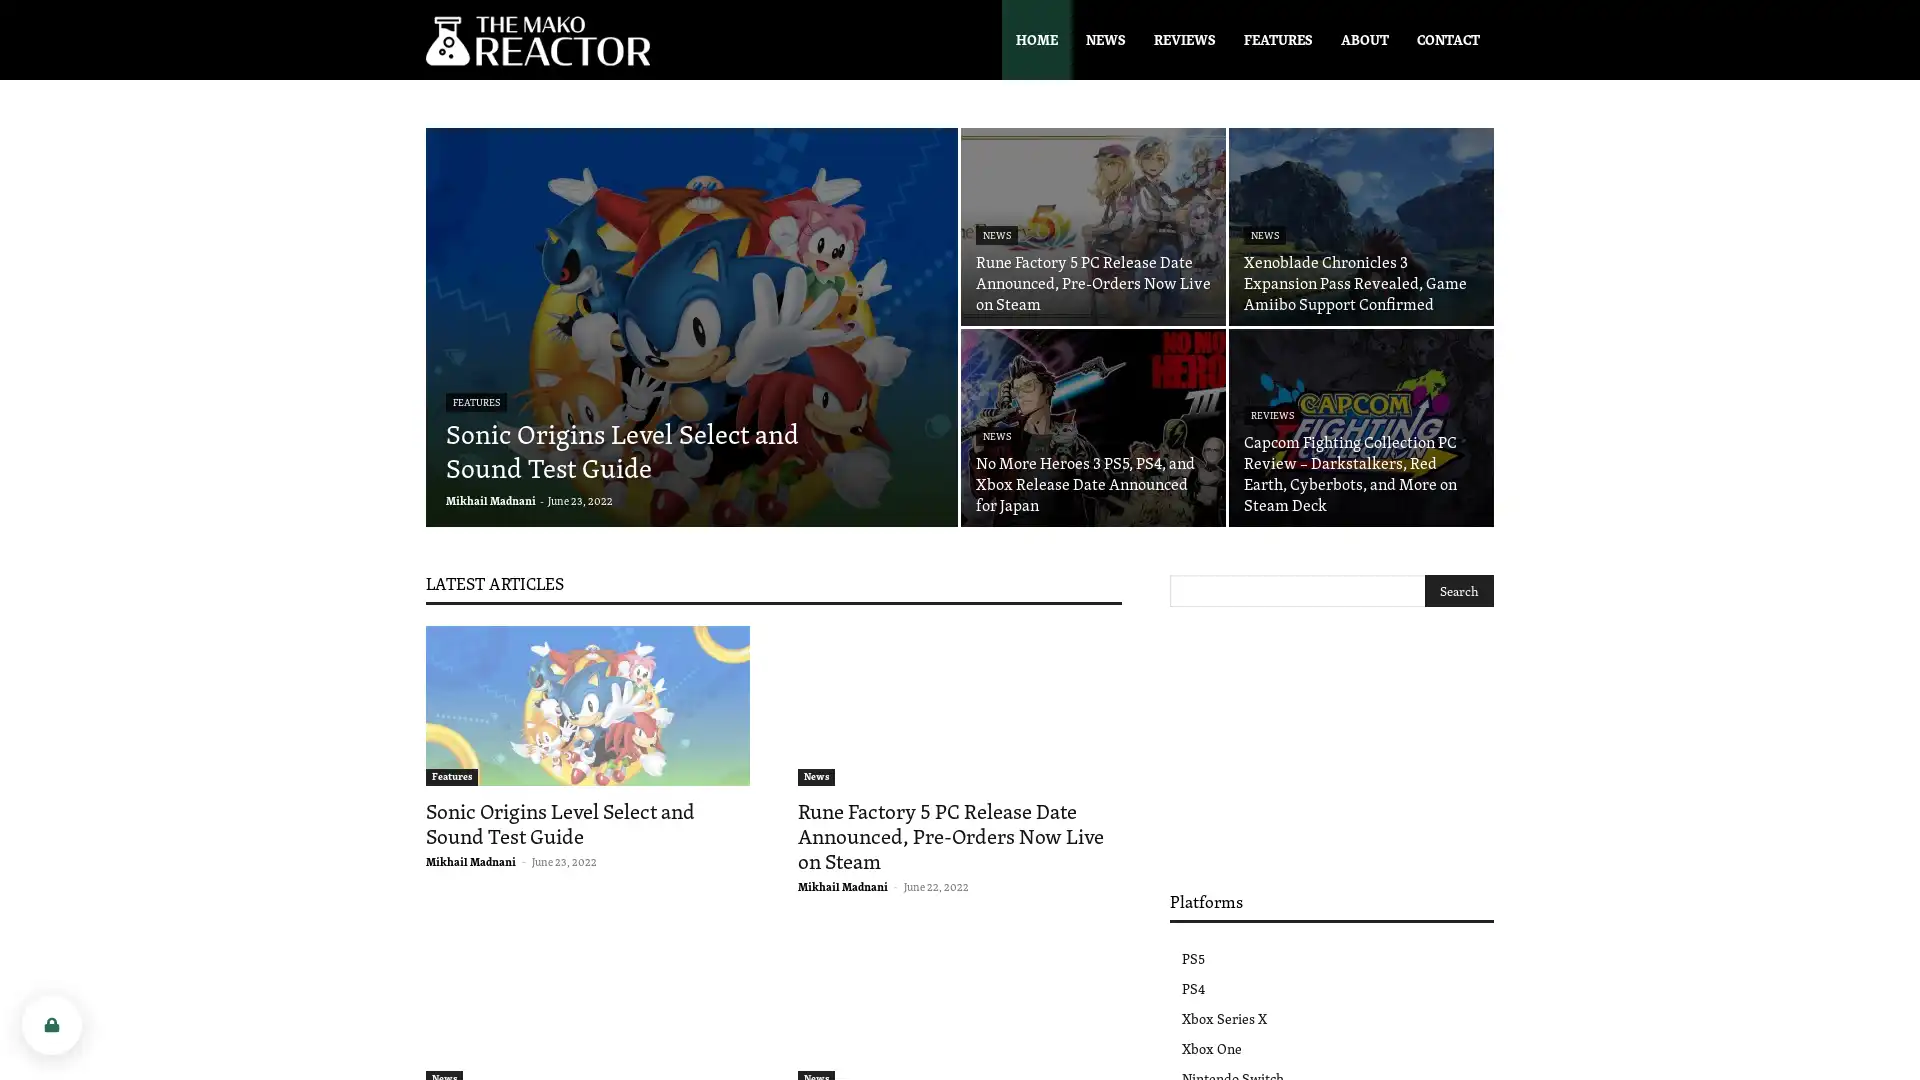  I want to click on Search, so click(1459, 589).